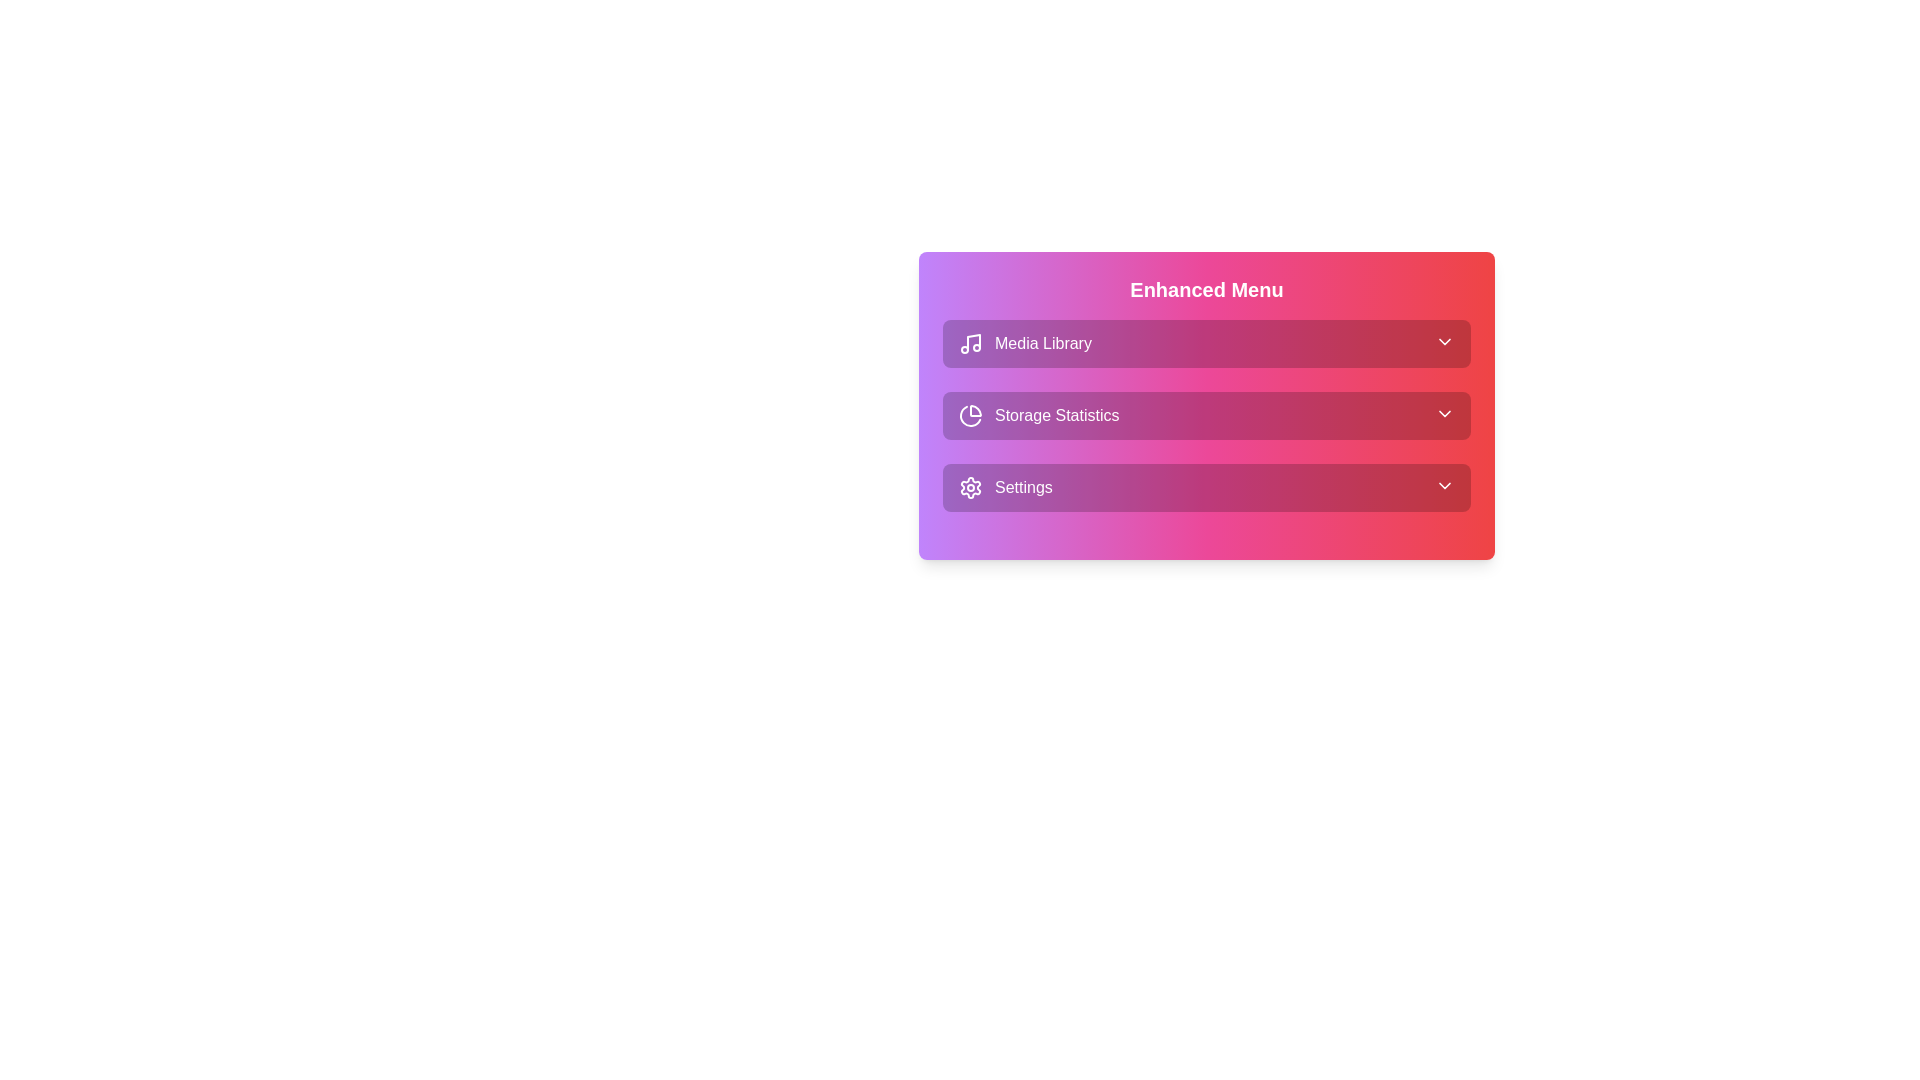 The image size is (1920, 1080). What do you see at coordinates (1025, 342) in the screenshot?
I see `the 'Media Library' menu option in the 'Enhanced Menu'` at bounding box center [1025, 342].